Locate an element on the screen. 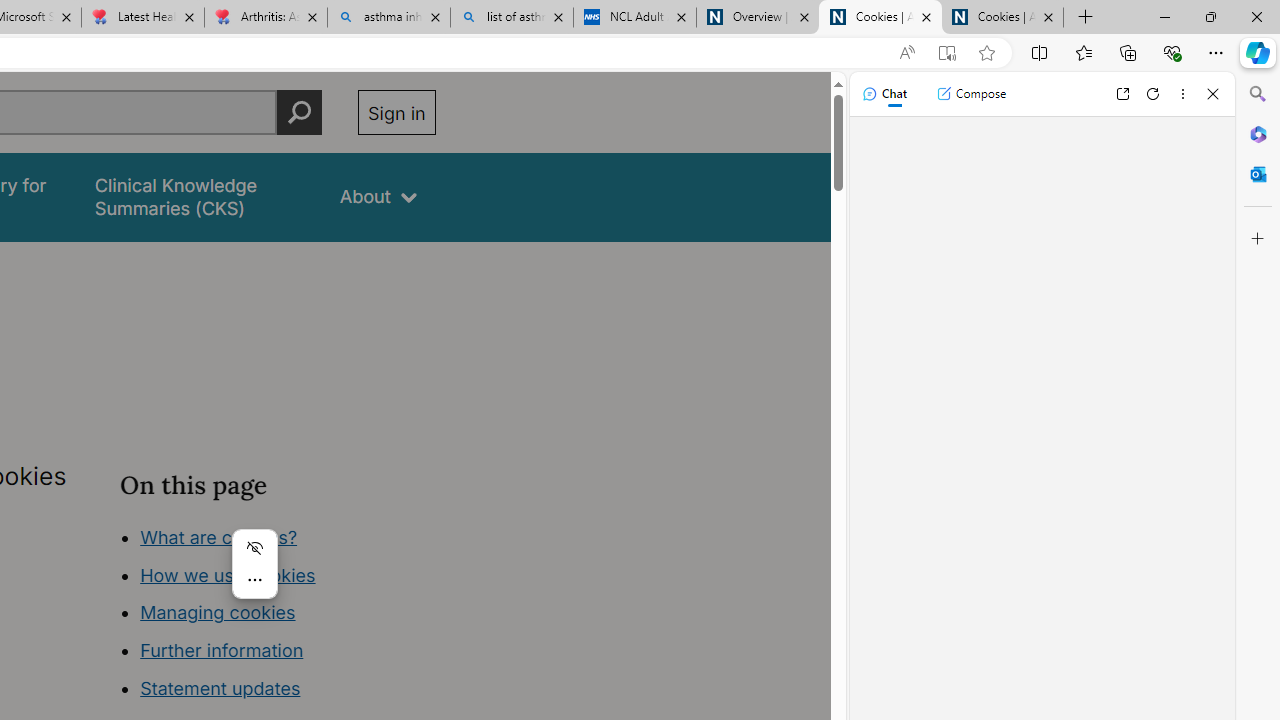  'Perform search' is located at coordinates (298, 112).